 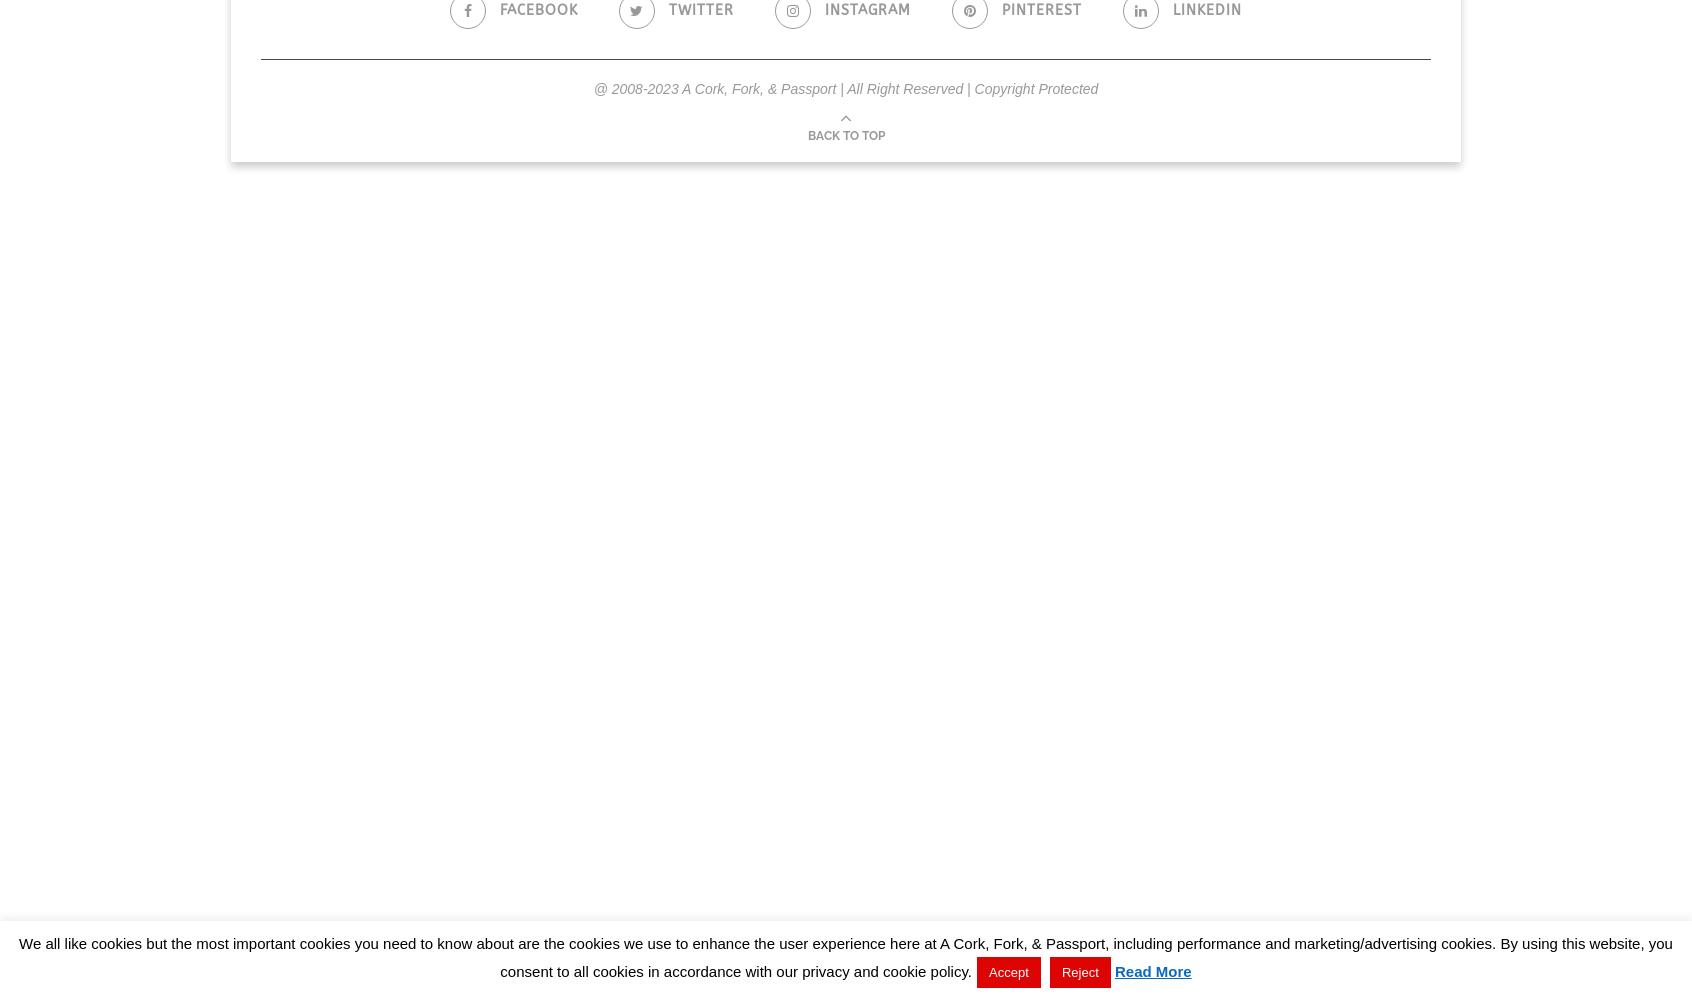 What do you see at coordinates (845, 88) in the screenshot?
I see `'@ 2008-2023 A Cork, Fork, & Passport |
 All Right Reserved | Copyright Protected'` at bounding box center [845, 88].